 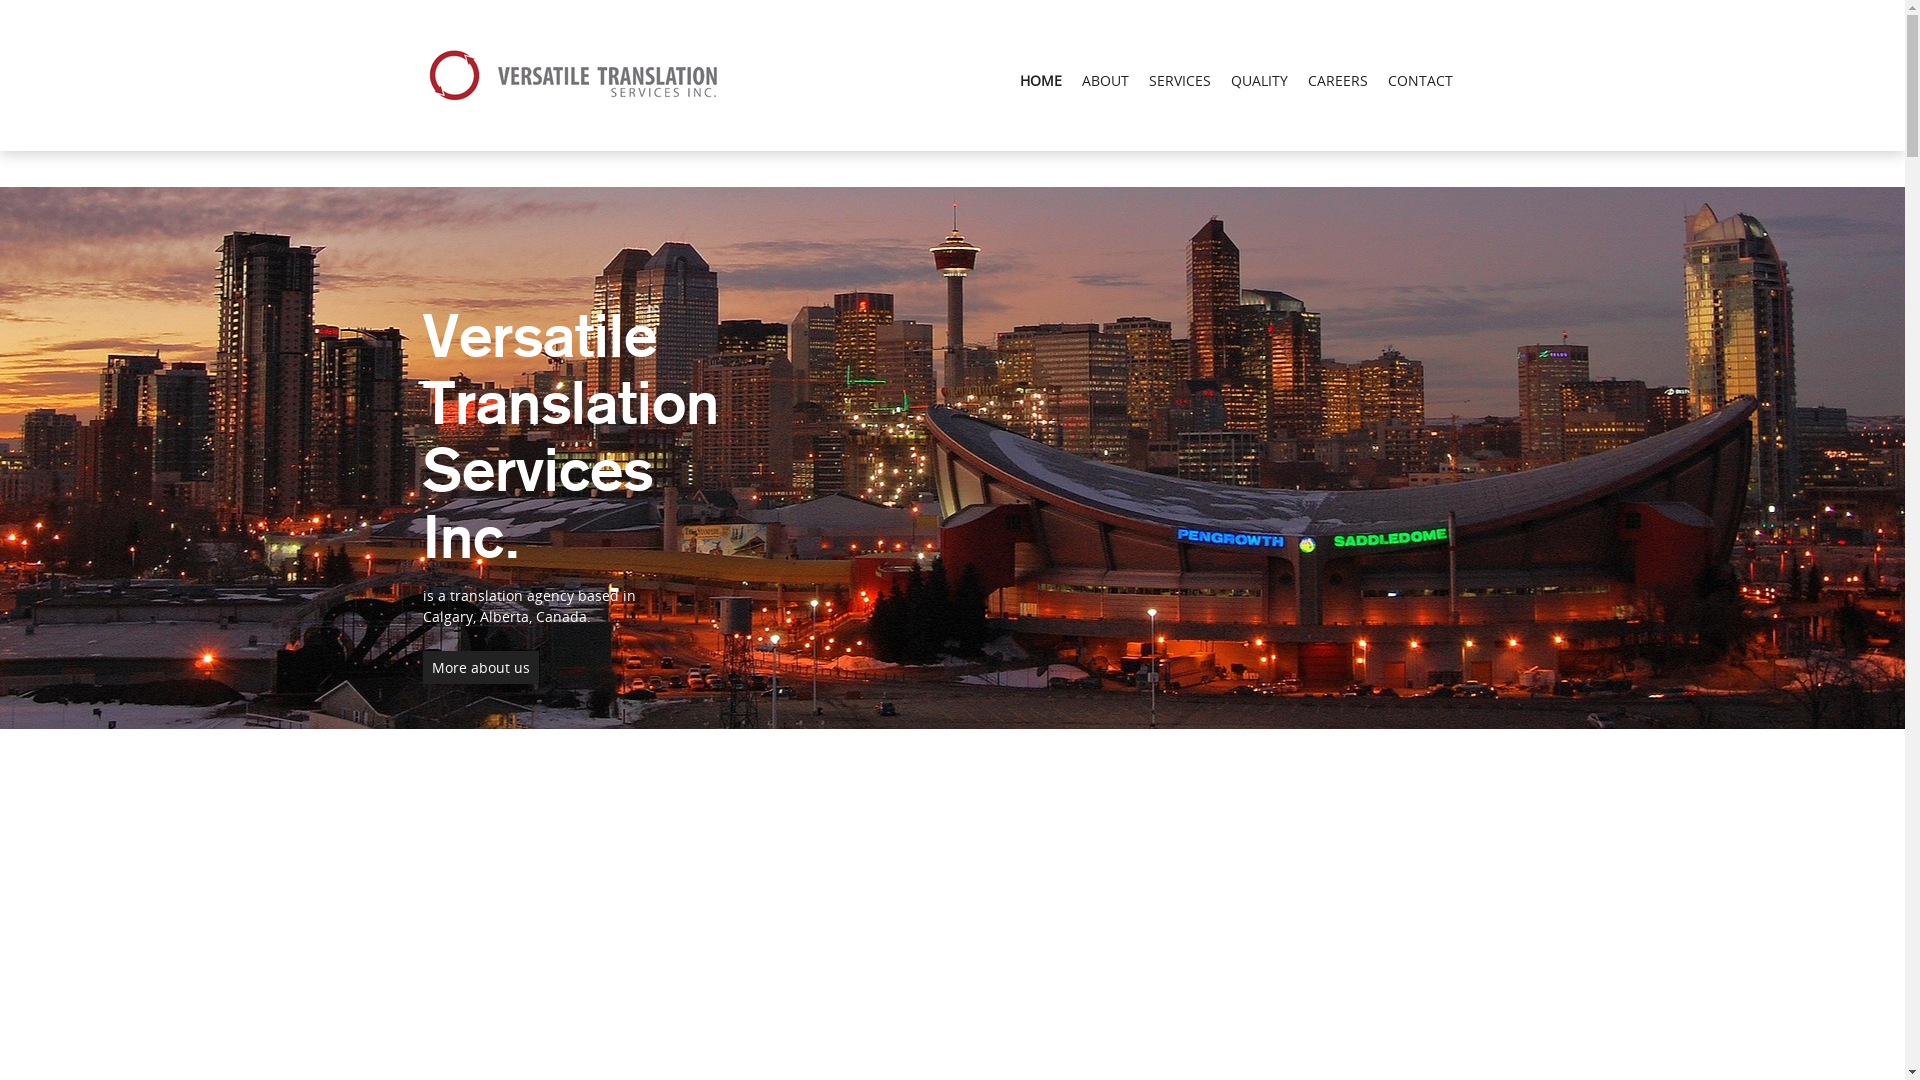 I want to click on 'Versatile Translation Services', so click(x=421, y=74).